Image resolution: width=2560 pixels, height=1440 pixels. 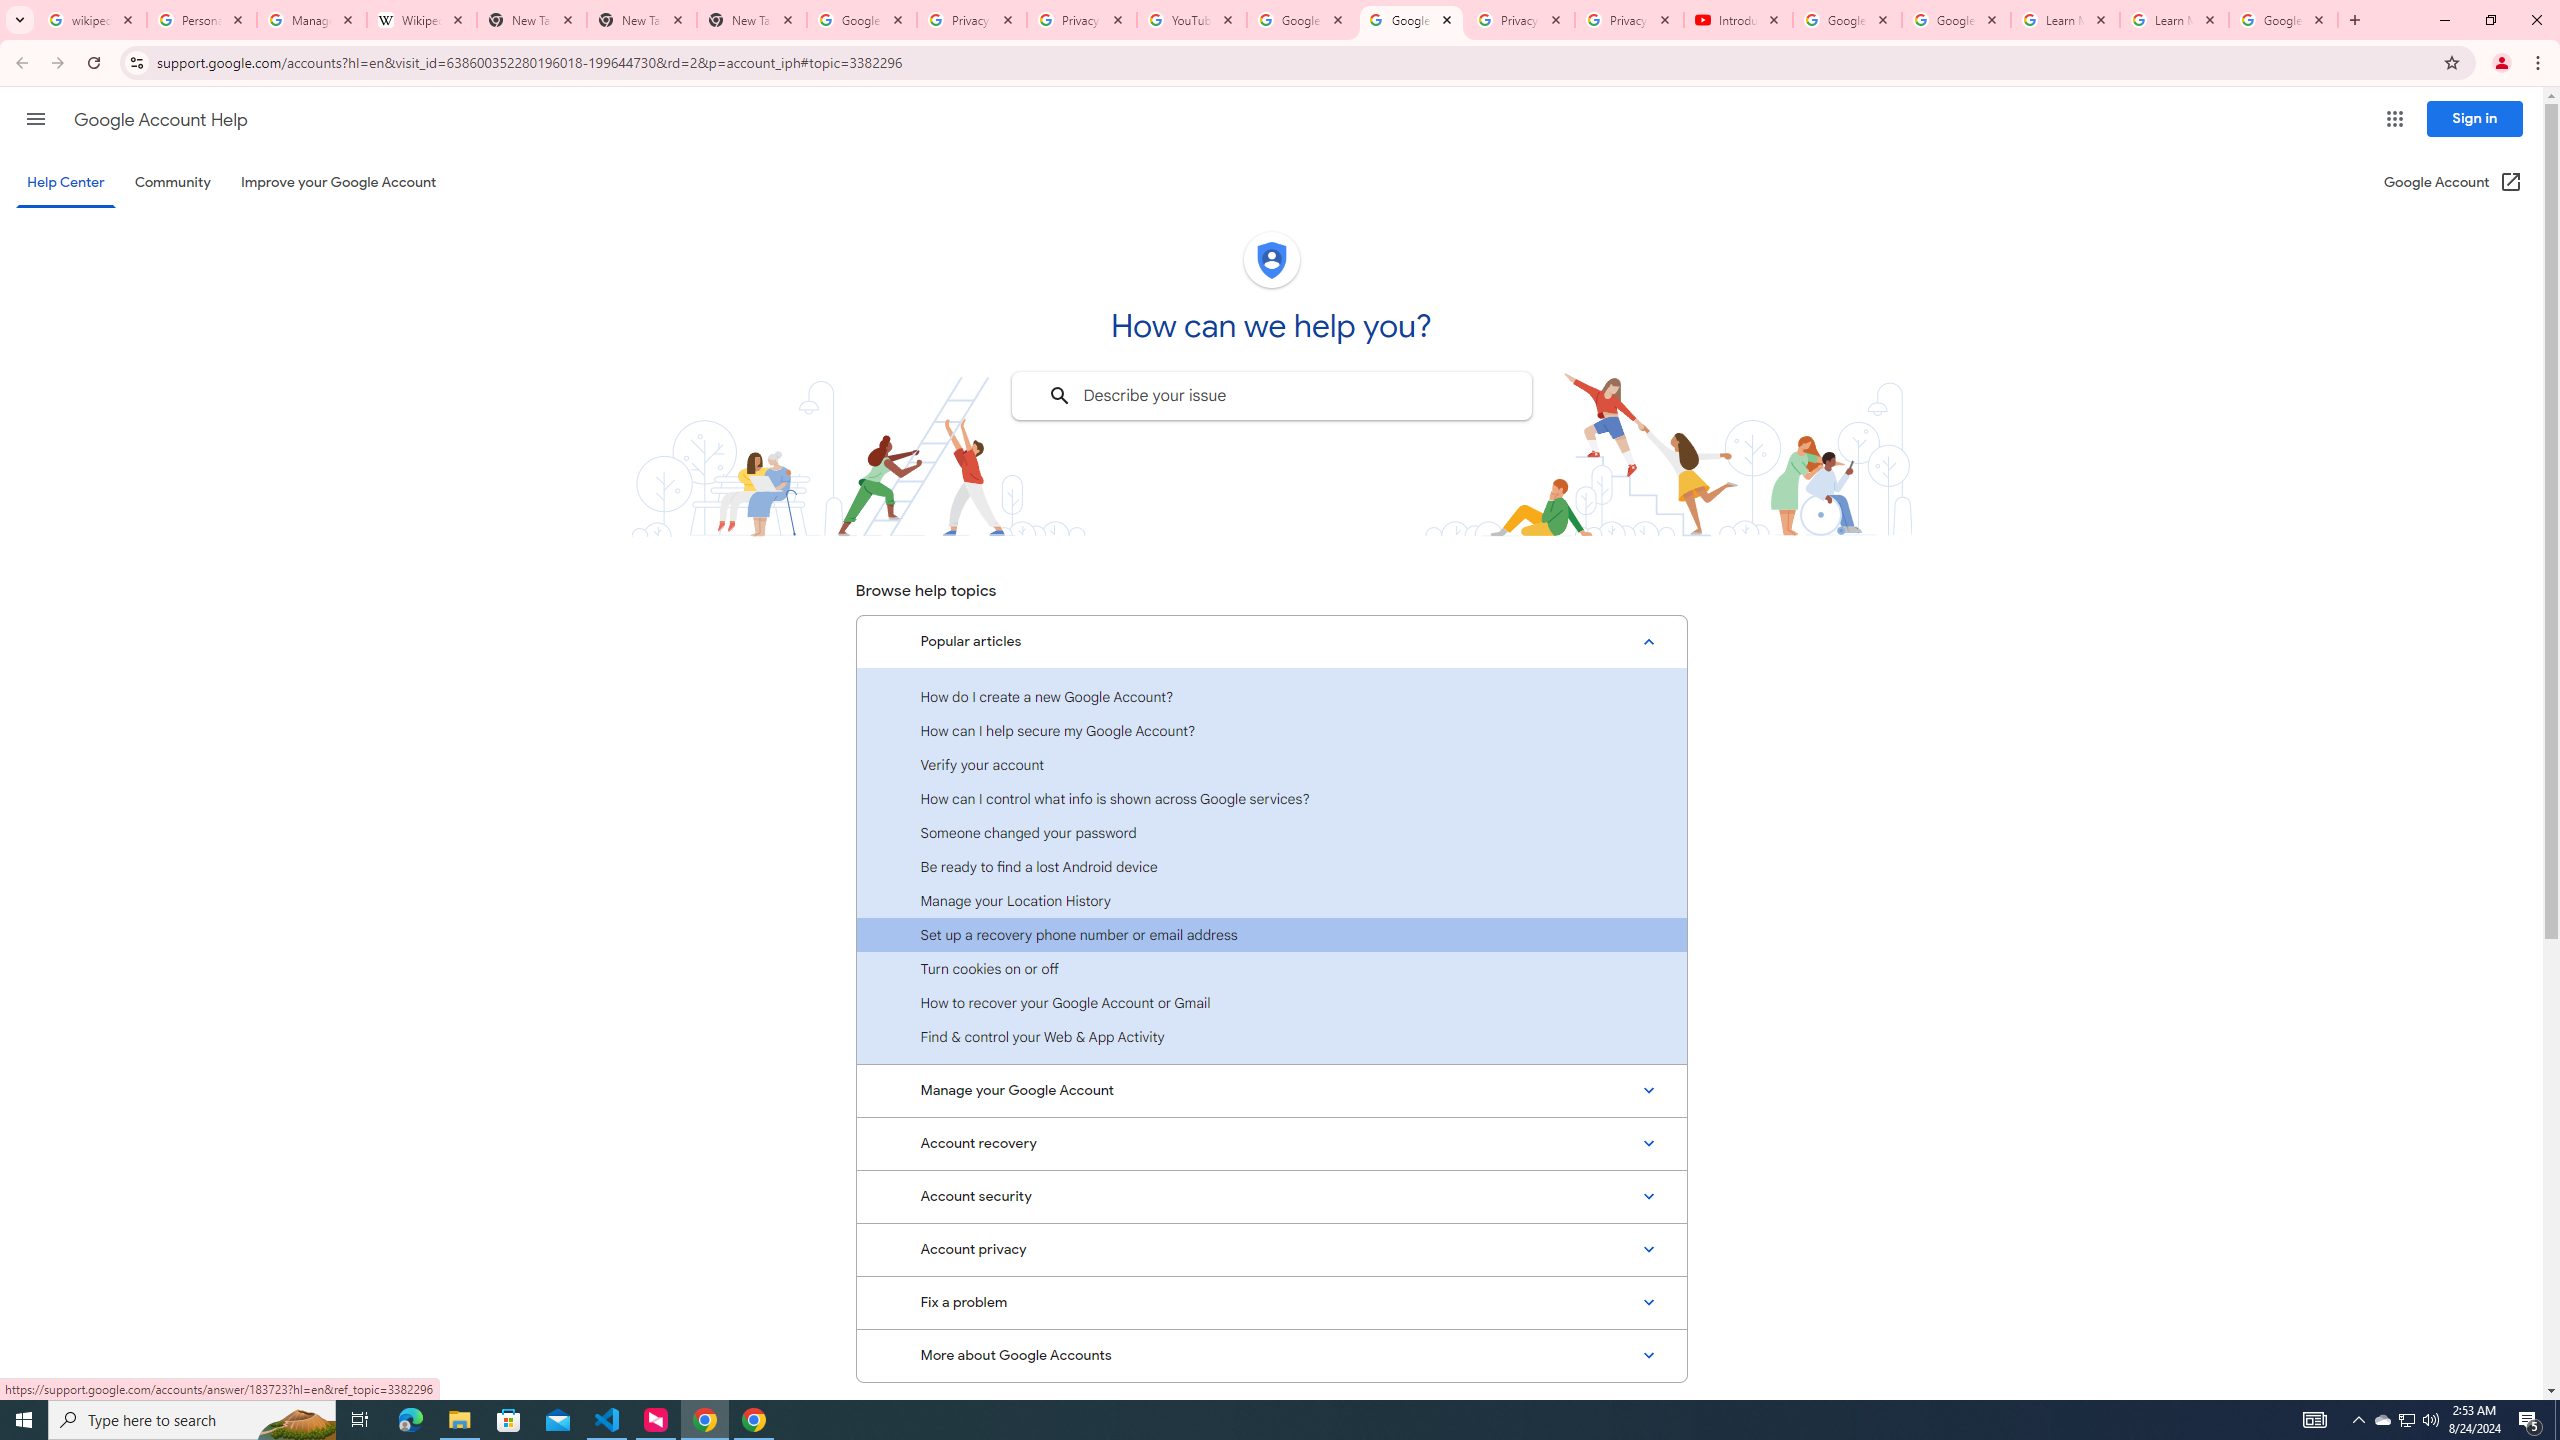 What do you see at coordinates (1271, 968) in the screenshot?
I see `'Turn cookies on or off'` at bounding box center [1271, 968].